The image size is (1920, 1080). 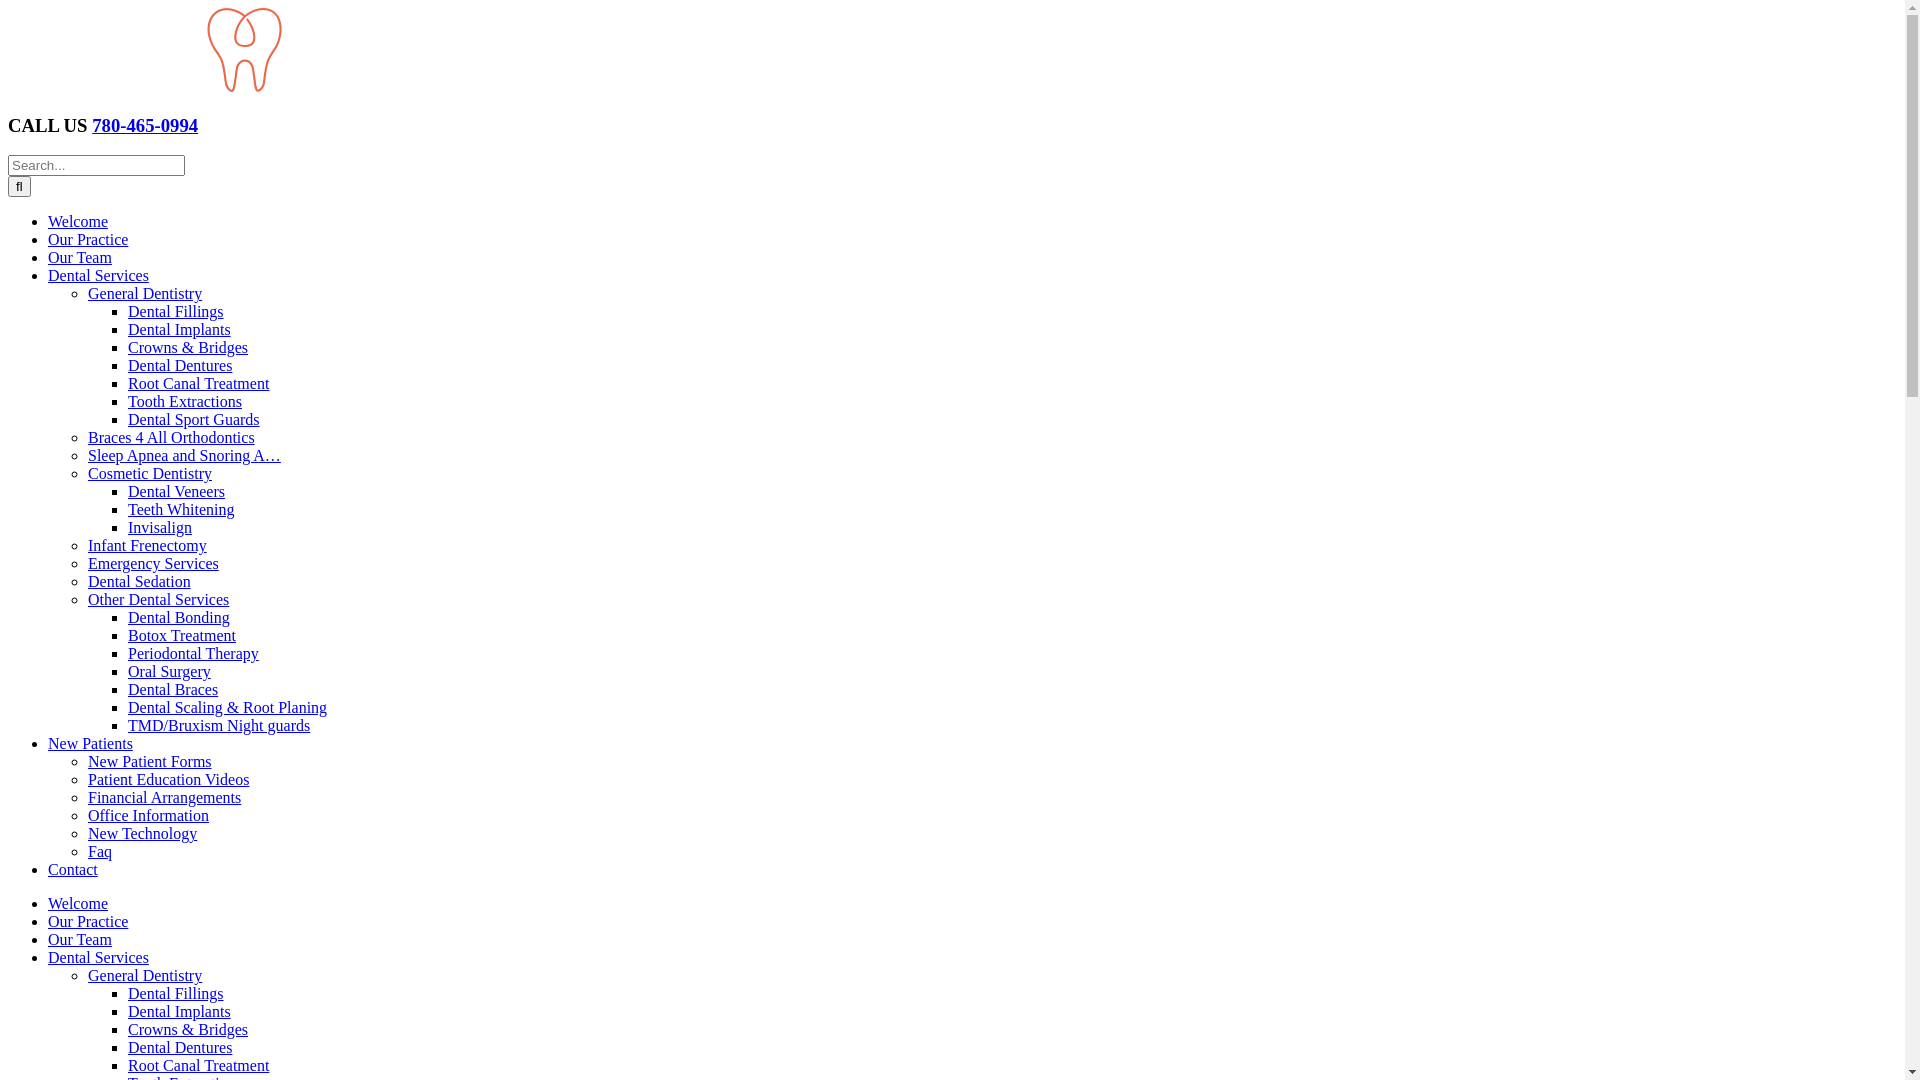 I want to click on 'New Patient Forms', so click(x=148, y=761).